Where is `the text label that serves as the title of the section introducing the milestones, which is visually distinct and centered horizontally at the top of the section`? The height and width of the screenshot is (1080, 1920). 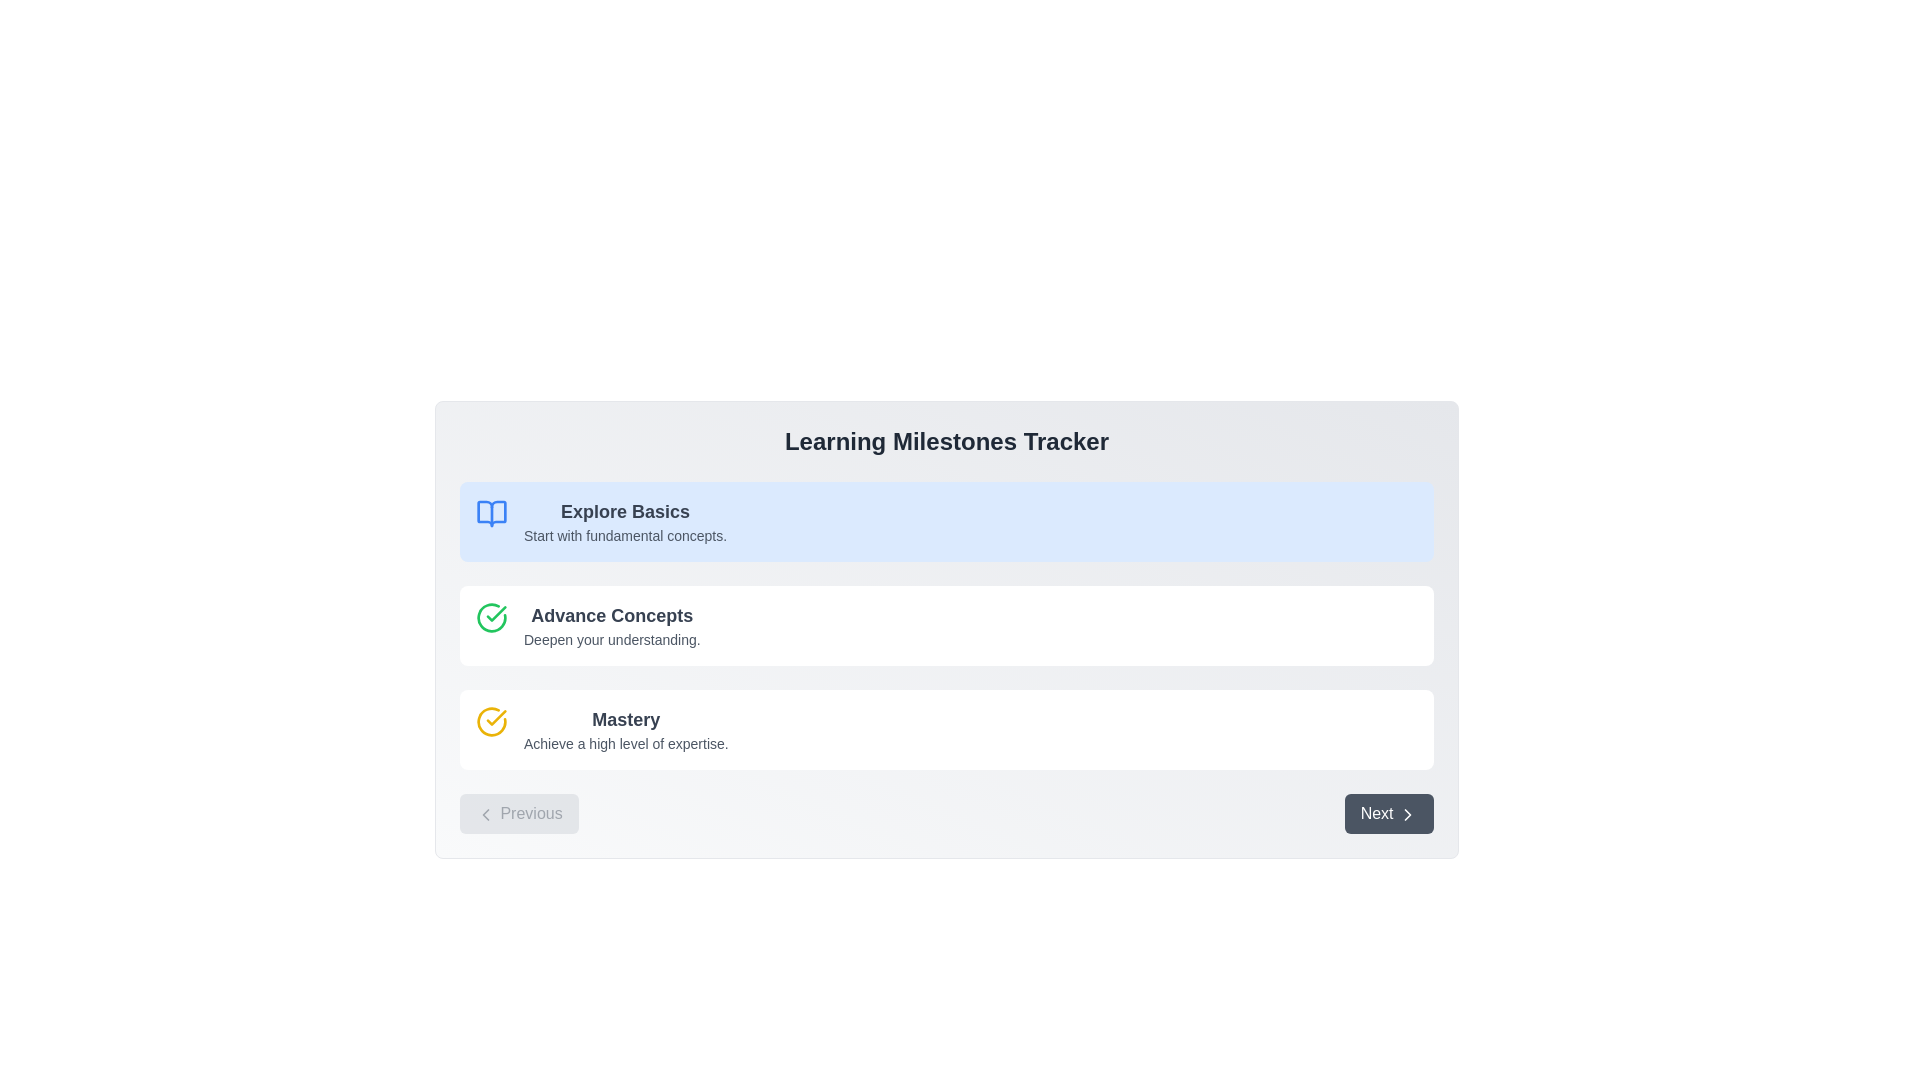 the text label that serves as the title of the section introducing the milestones, which is visually distinct and centered horizontally at the top of the section is located at coordinates (945, 441).